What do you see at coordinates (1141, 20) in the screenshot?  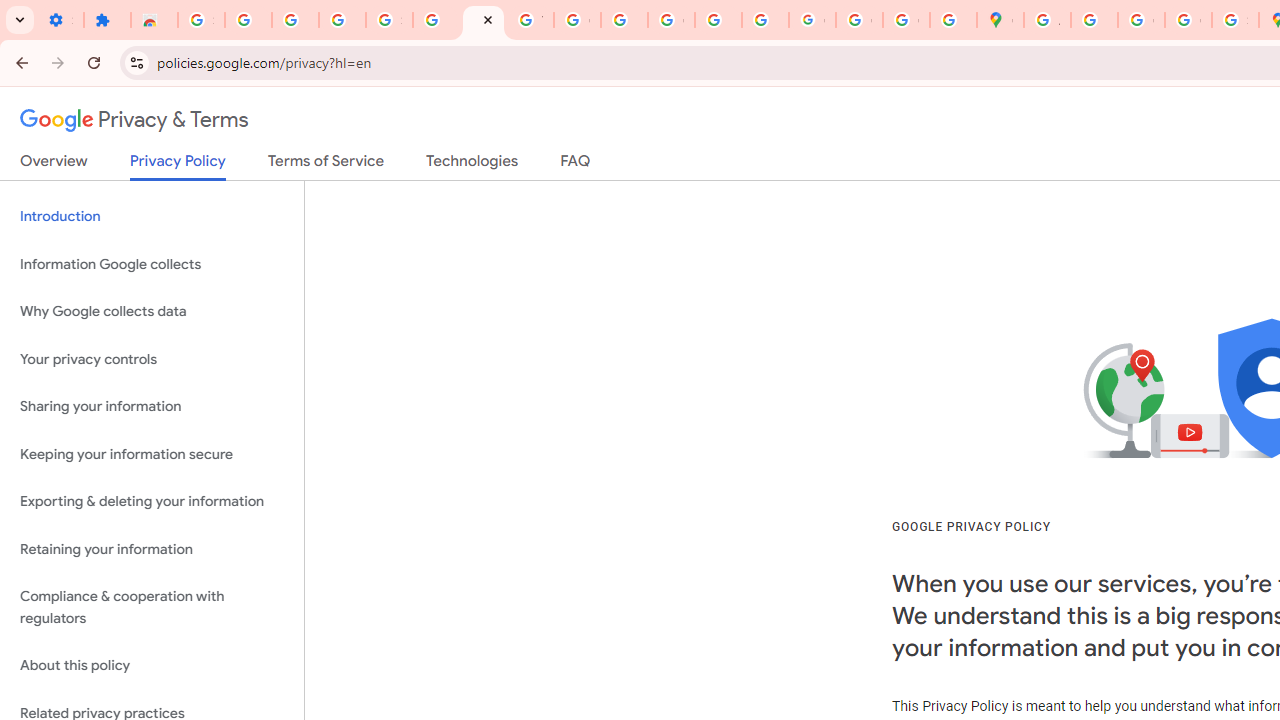 I see `'Create your Google Account'` at bounding box center [1141, 20].